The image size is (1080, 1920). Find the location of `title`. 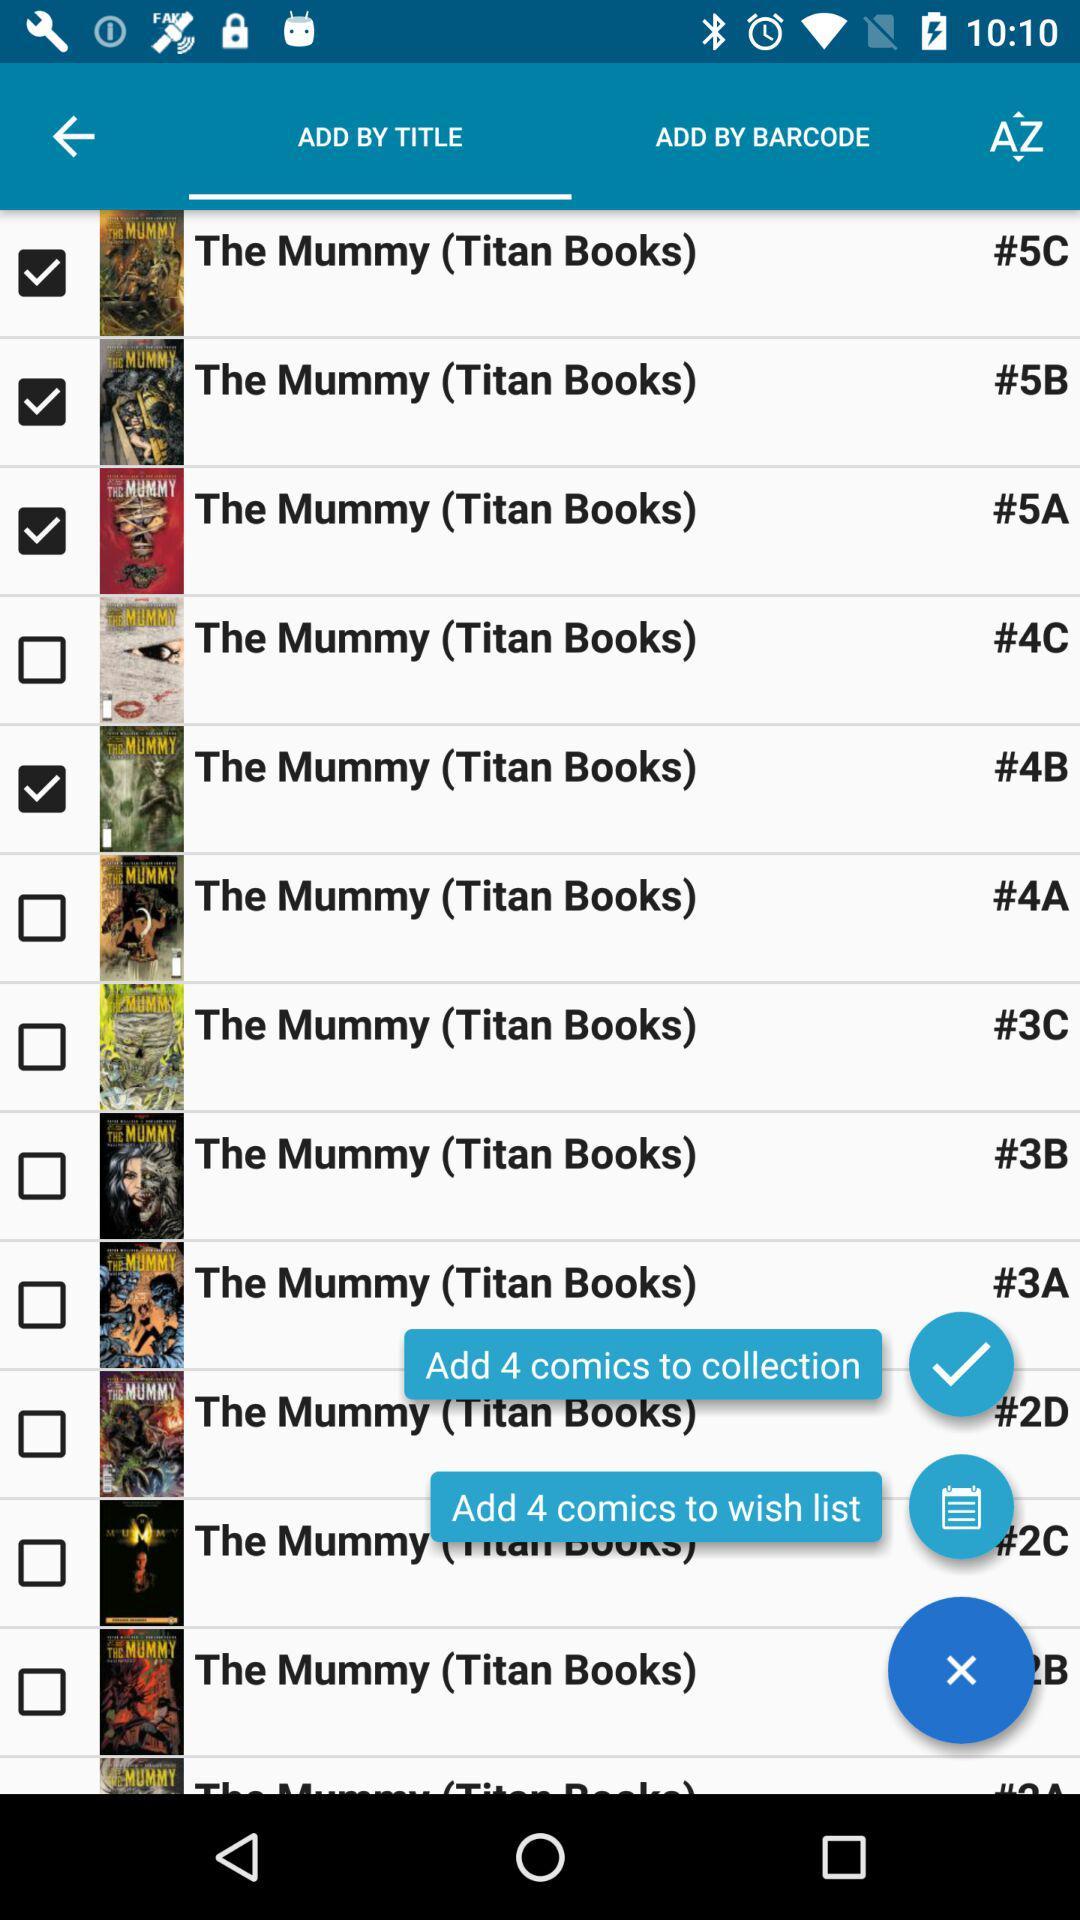

title is located at coordinates (48, 531).